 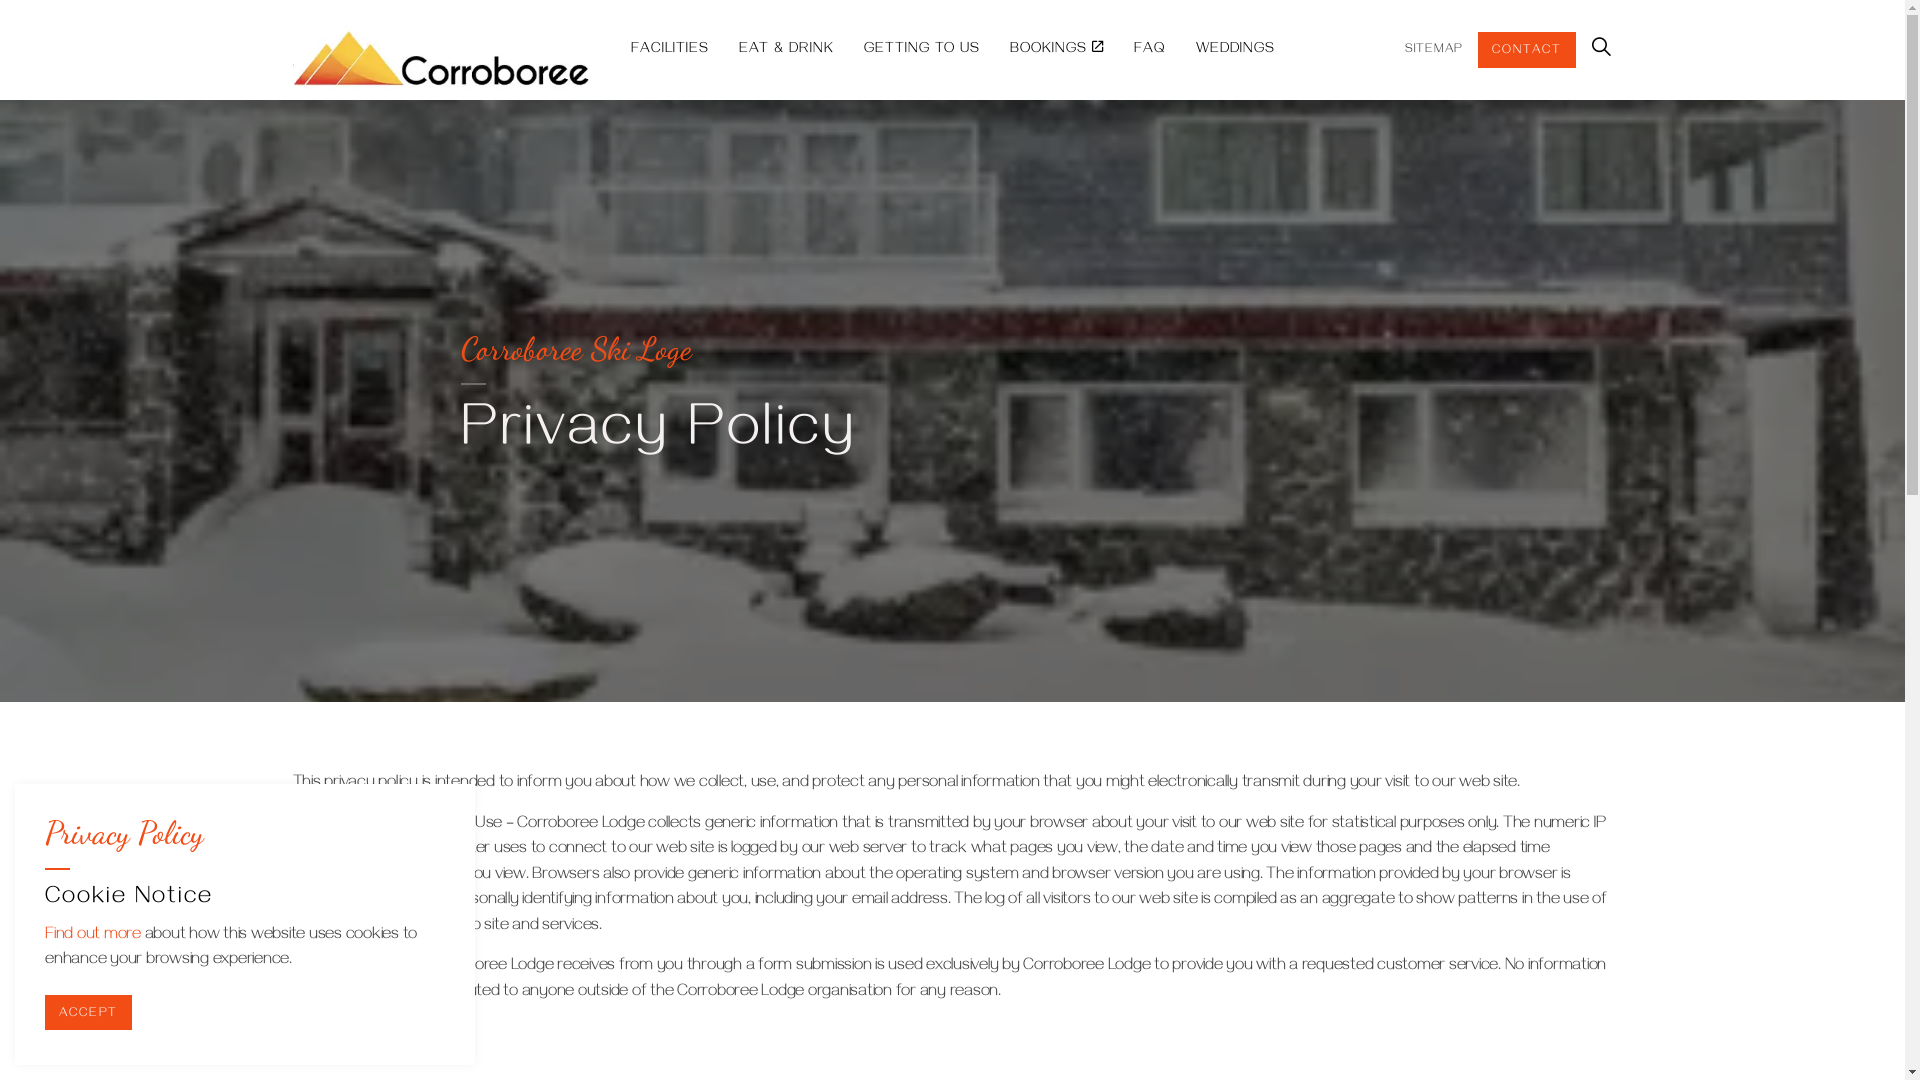 What do you see at coordinates (614, 49) in the screenshot?
I see `'FACILITIES'` at bounding box center [614, 49].